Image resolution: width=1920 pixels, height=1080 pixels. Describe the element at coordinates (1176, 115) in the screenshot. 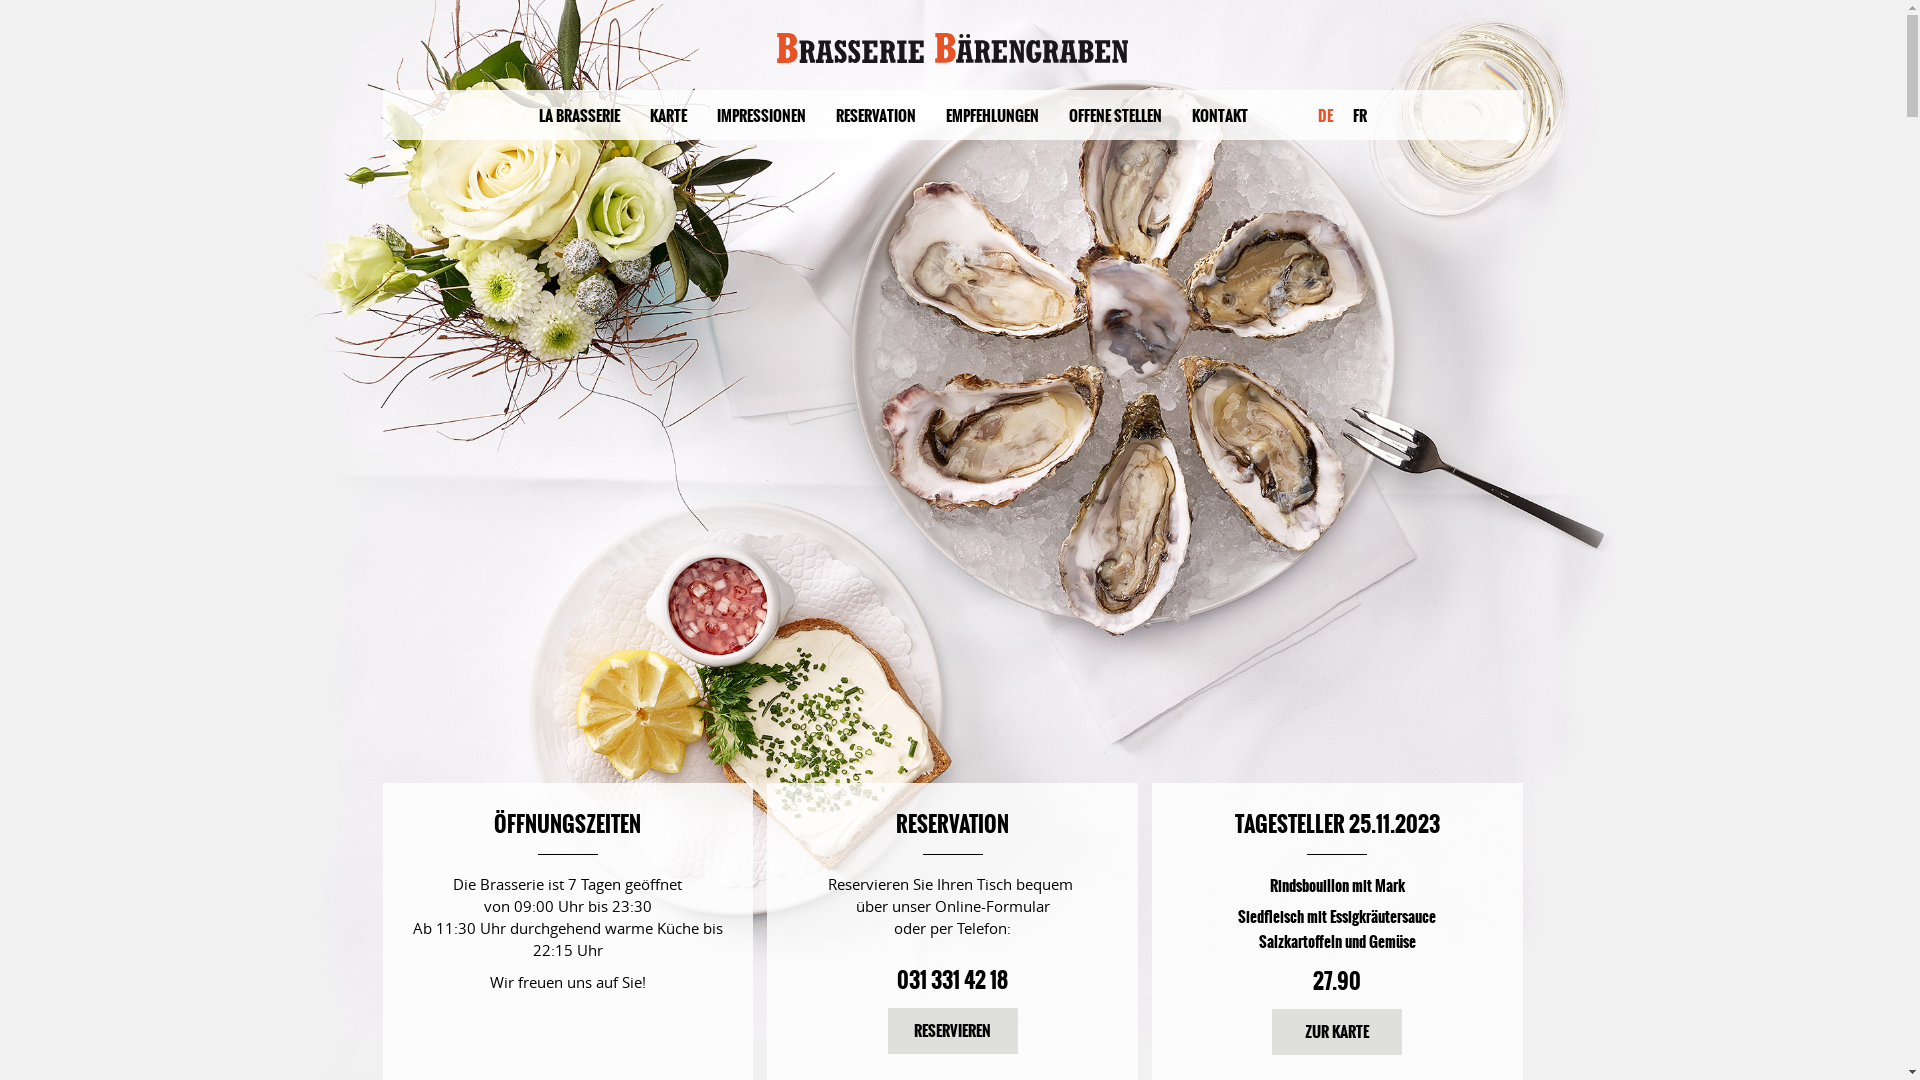

I see `'KONTAKT'` at that location.